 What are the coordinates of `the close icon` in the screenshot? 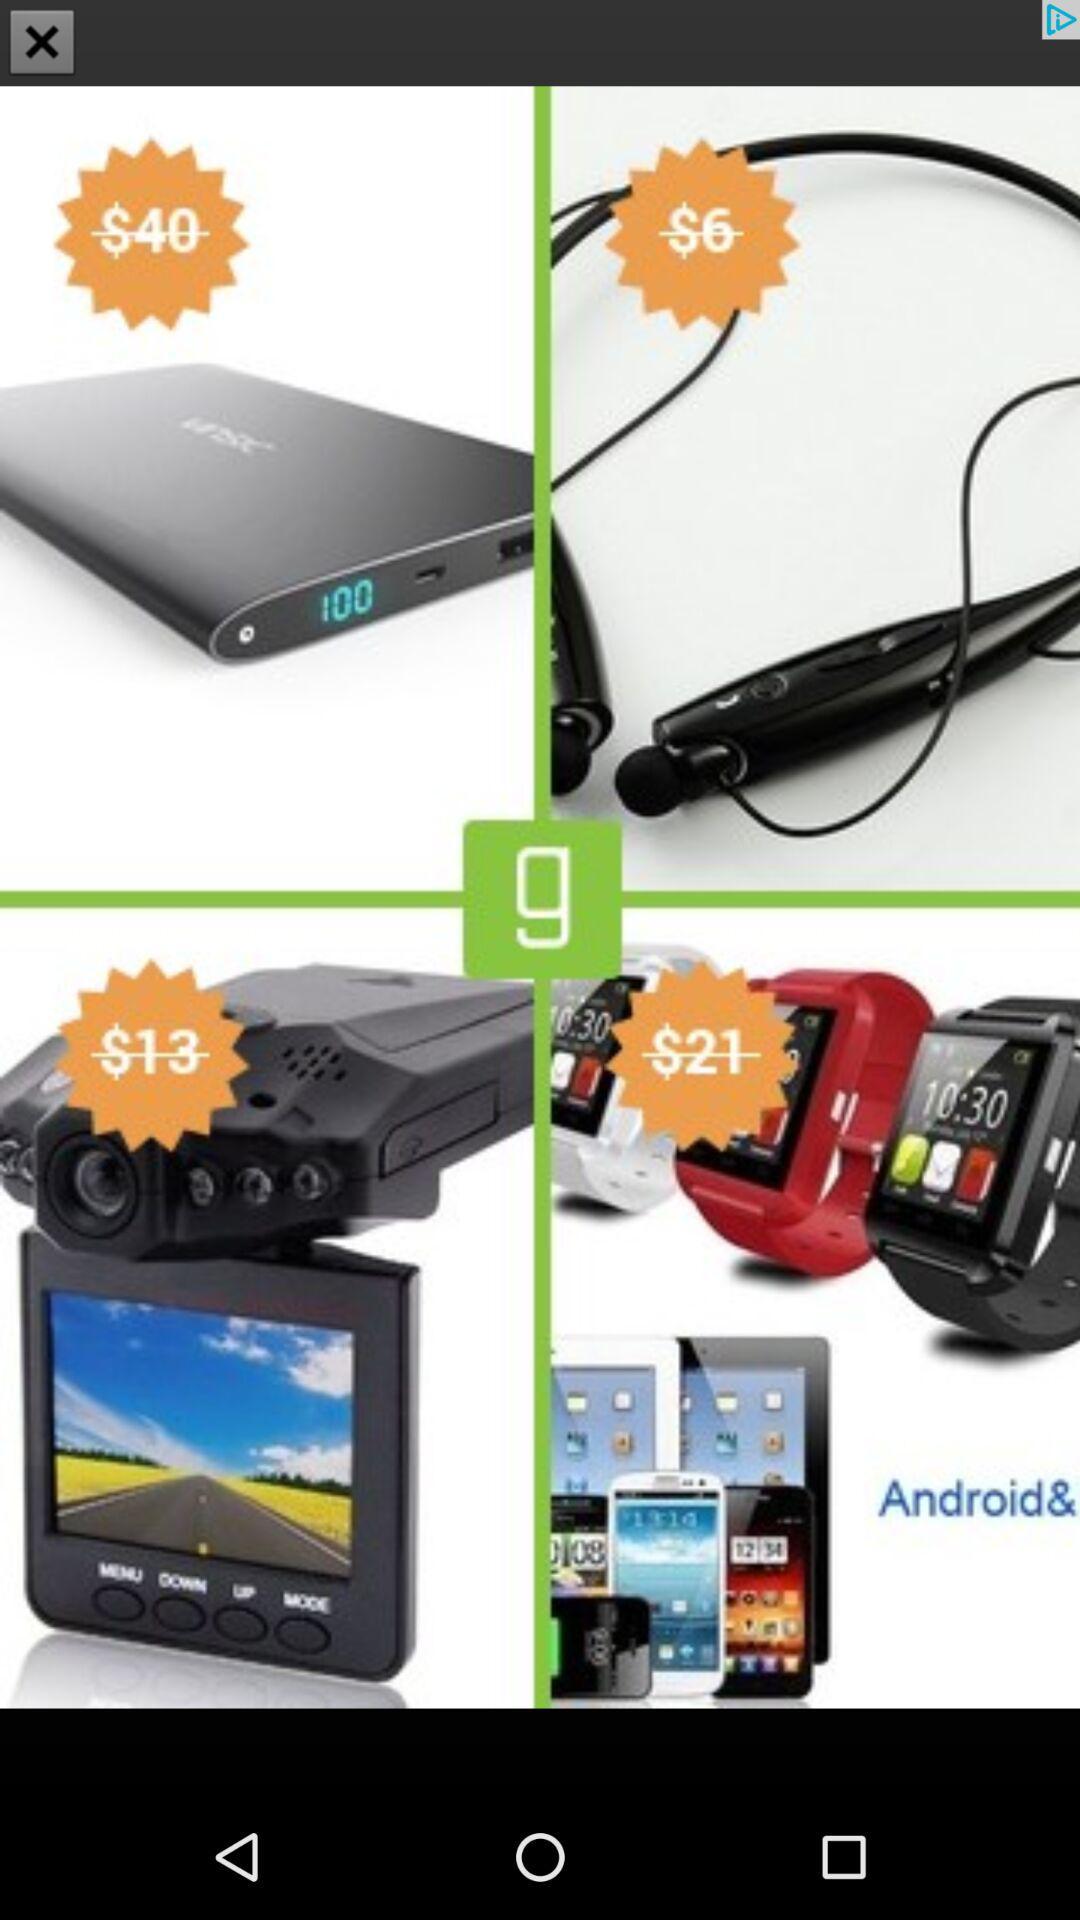 It's located at (42, 44).